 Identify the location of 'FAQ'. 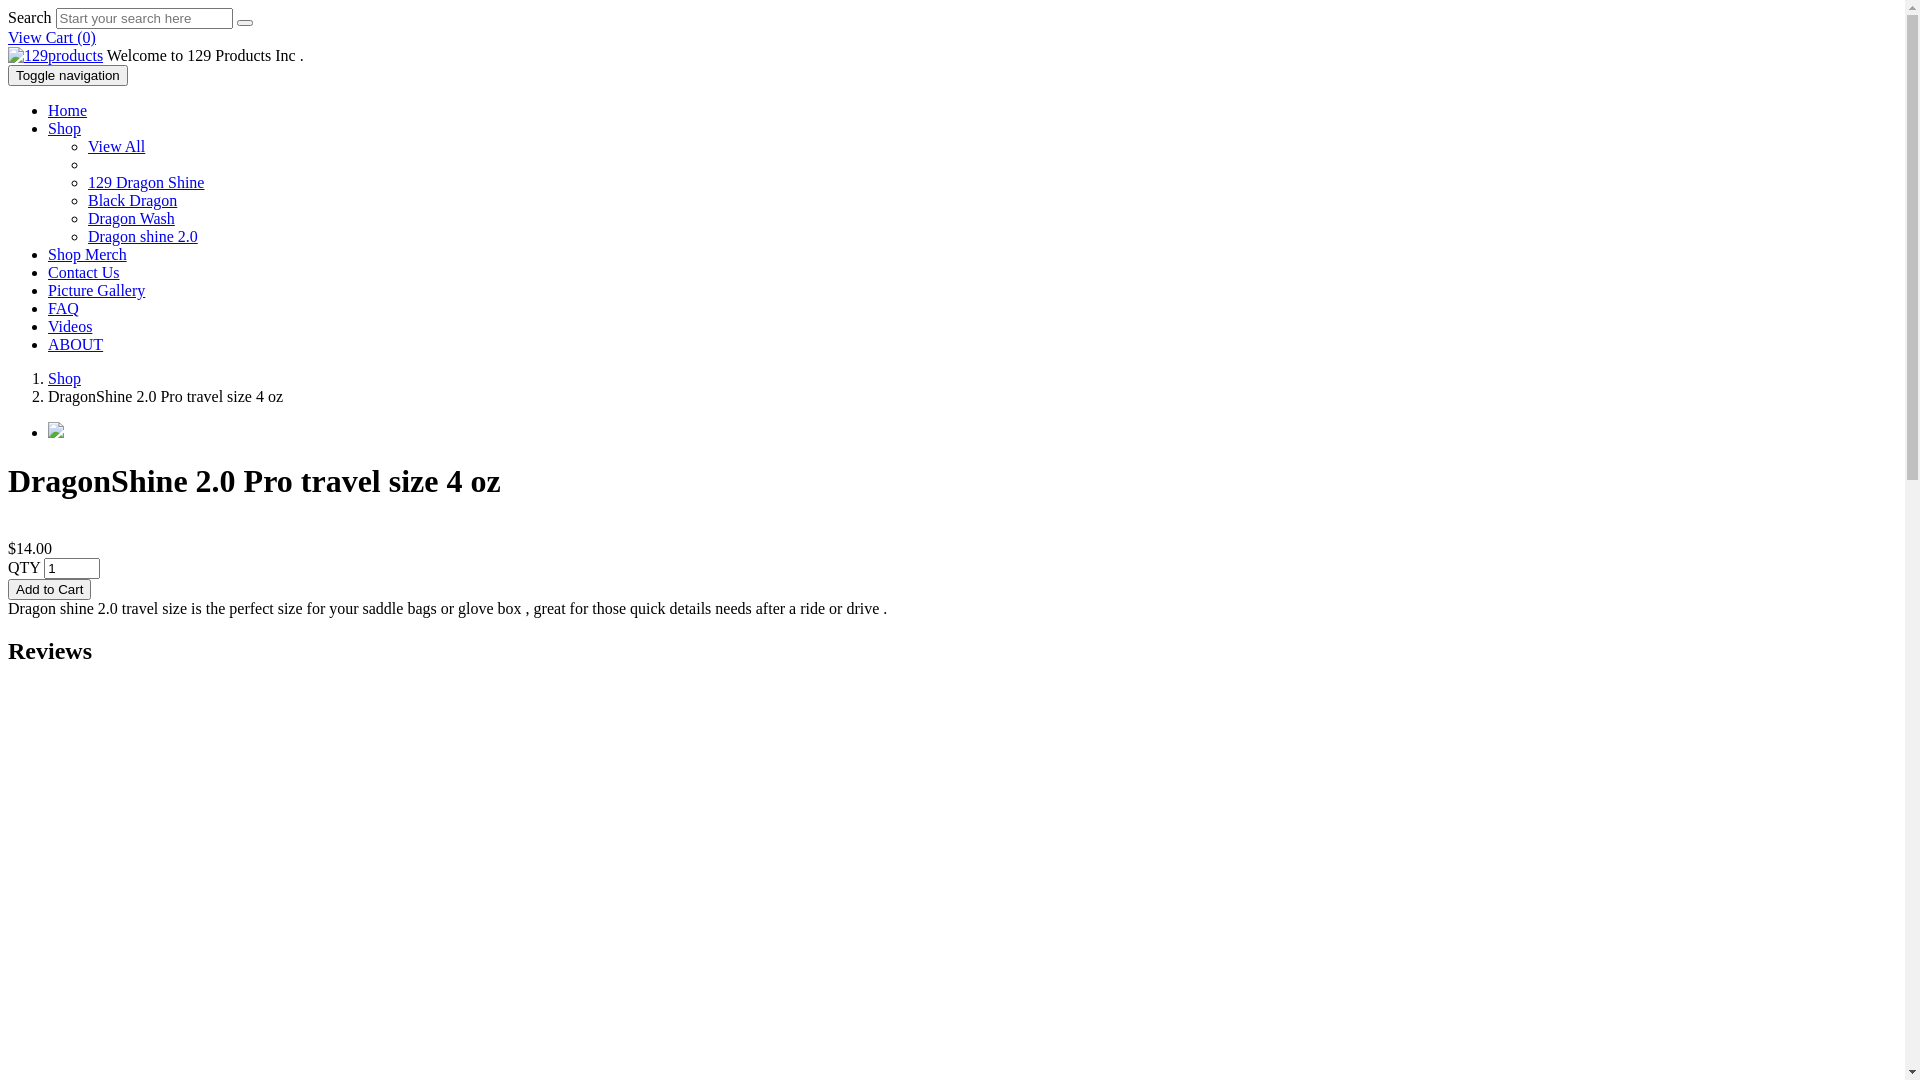
(48, 308).